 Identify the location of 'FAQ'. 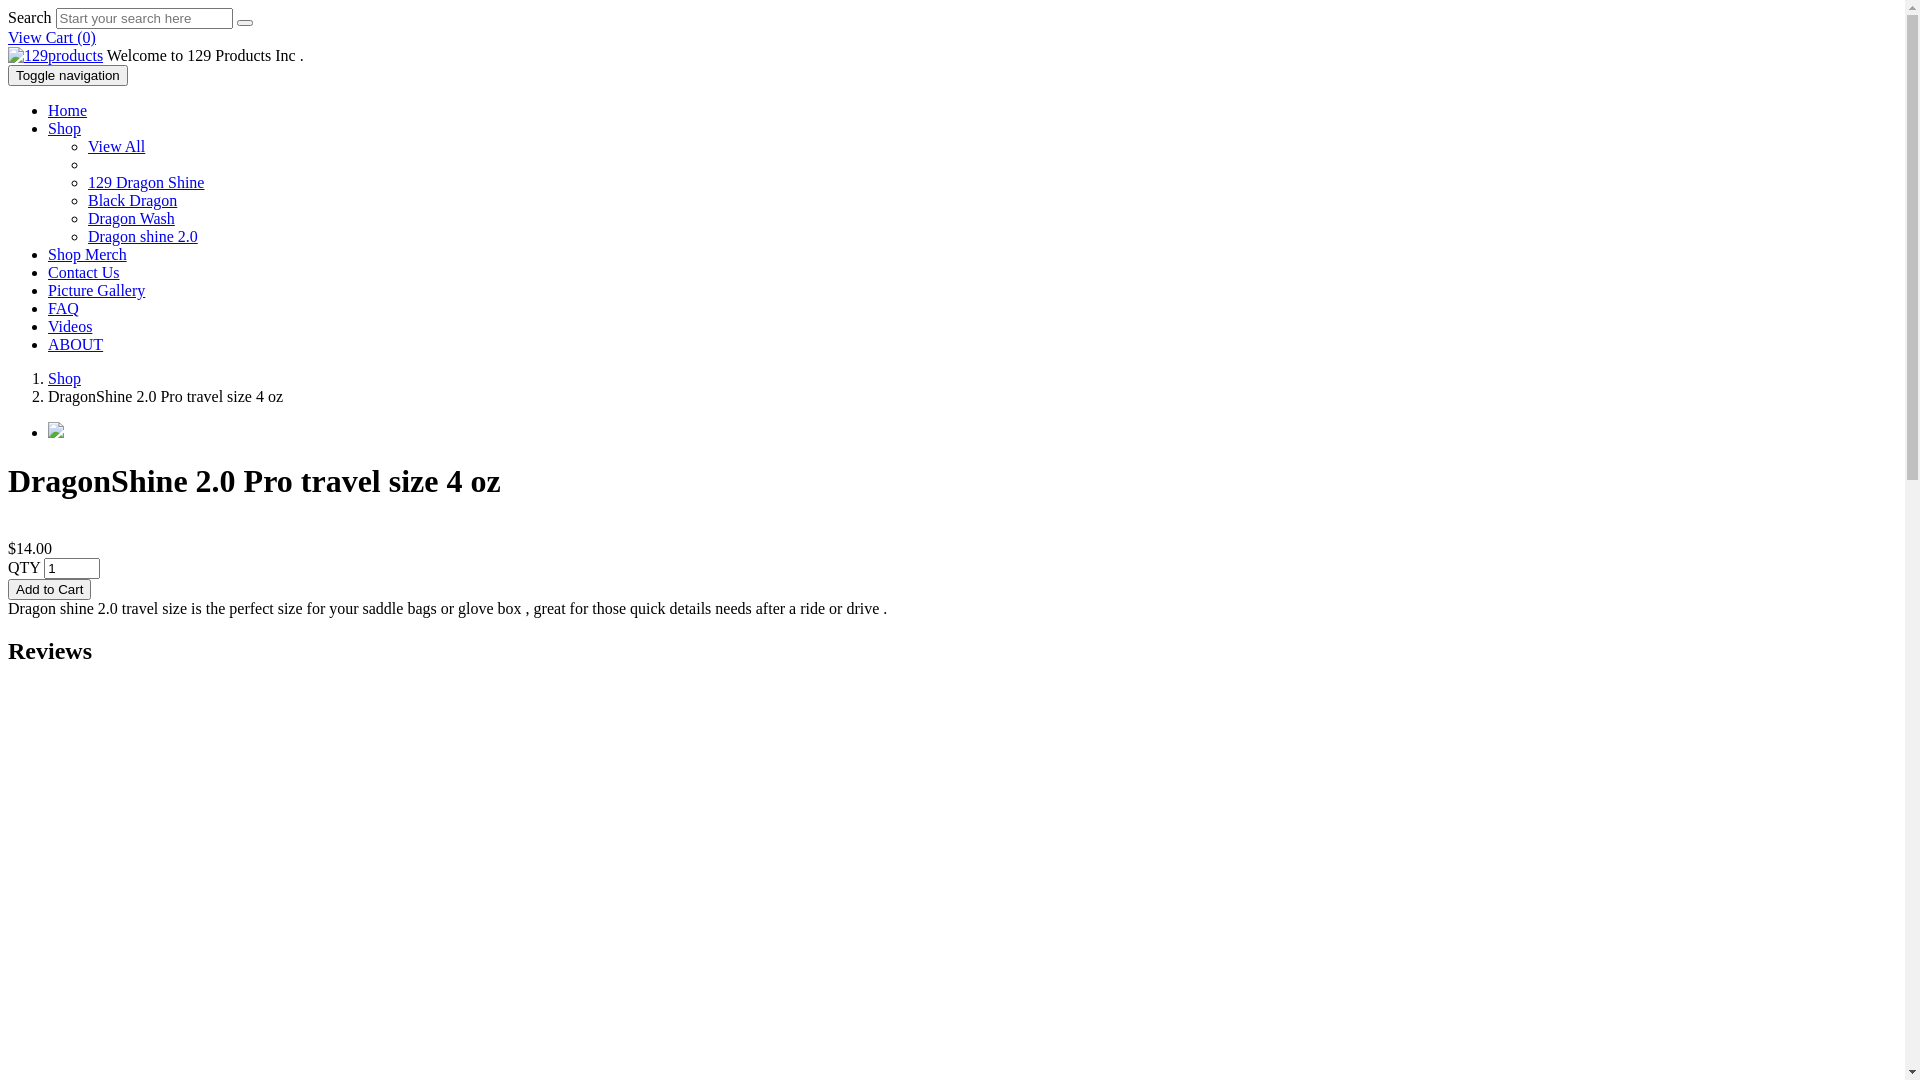
(48, 308).